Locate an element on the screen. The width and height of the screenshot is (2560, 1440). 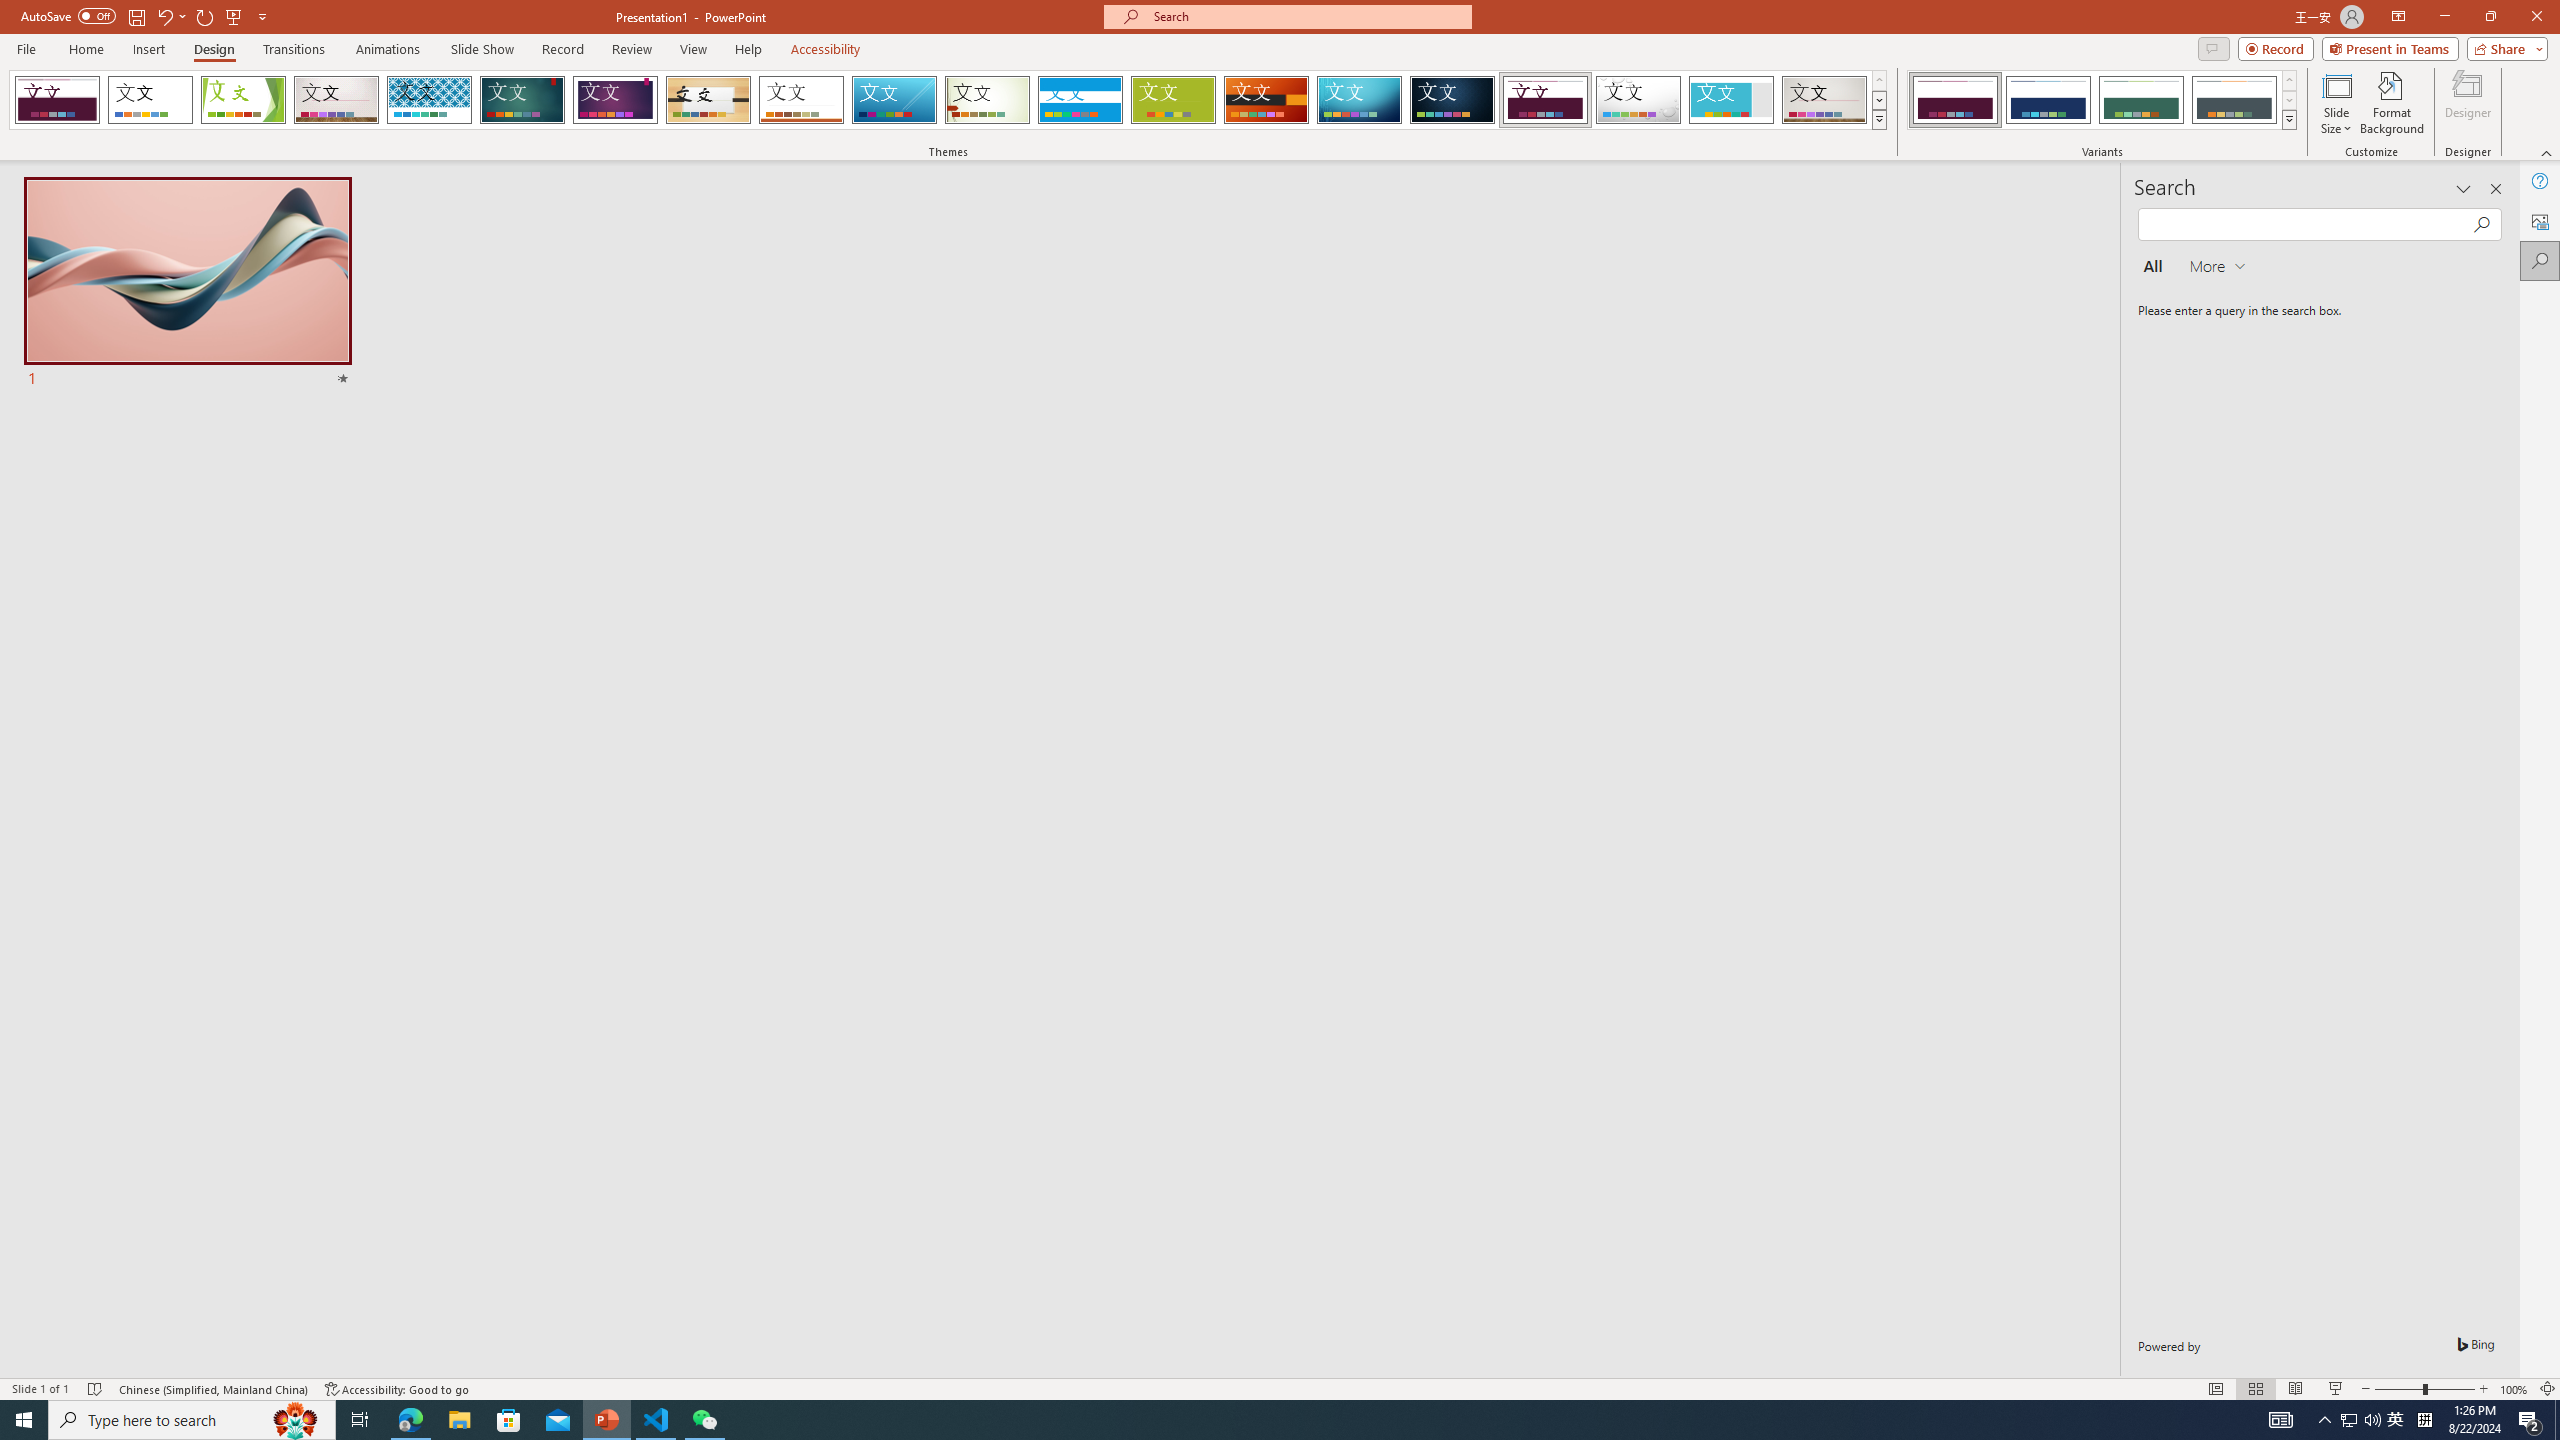
'Dividend Variant 4' is located at coordinates (2233, 99).